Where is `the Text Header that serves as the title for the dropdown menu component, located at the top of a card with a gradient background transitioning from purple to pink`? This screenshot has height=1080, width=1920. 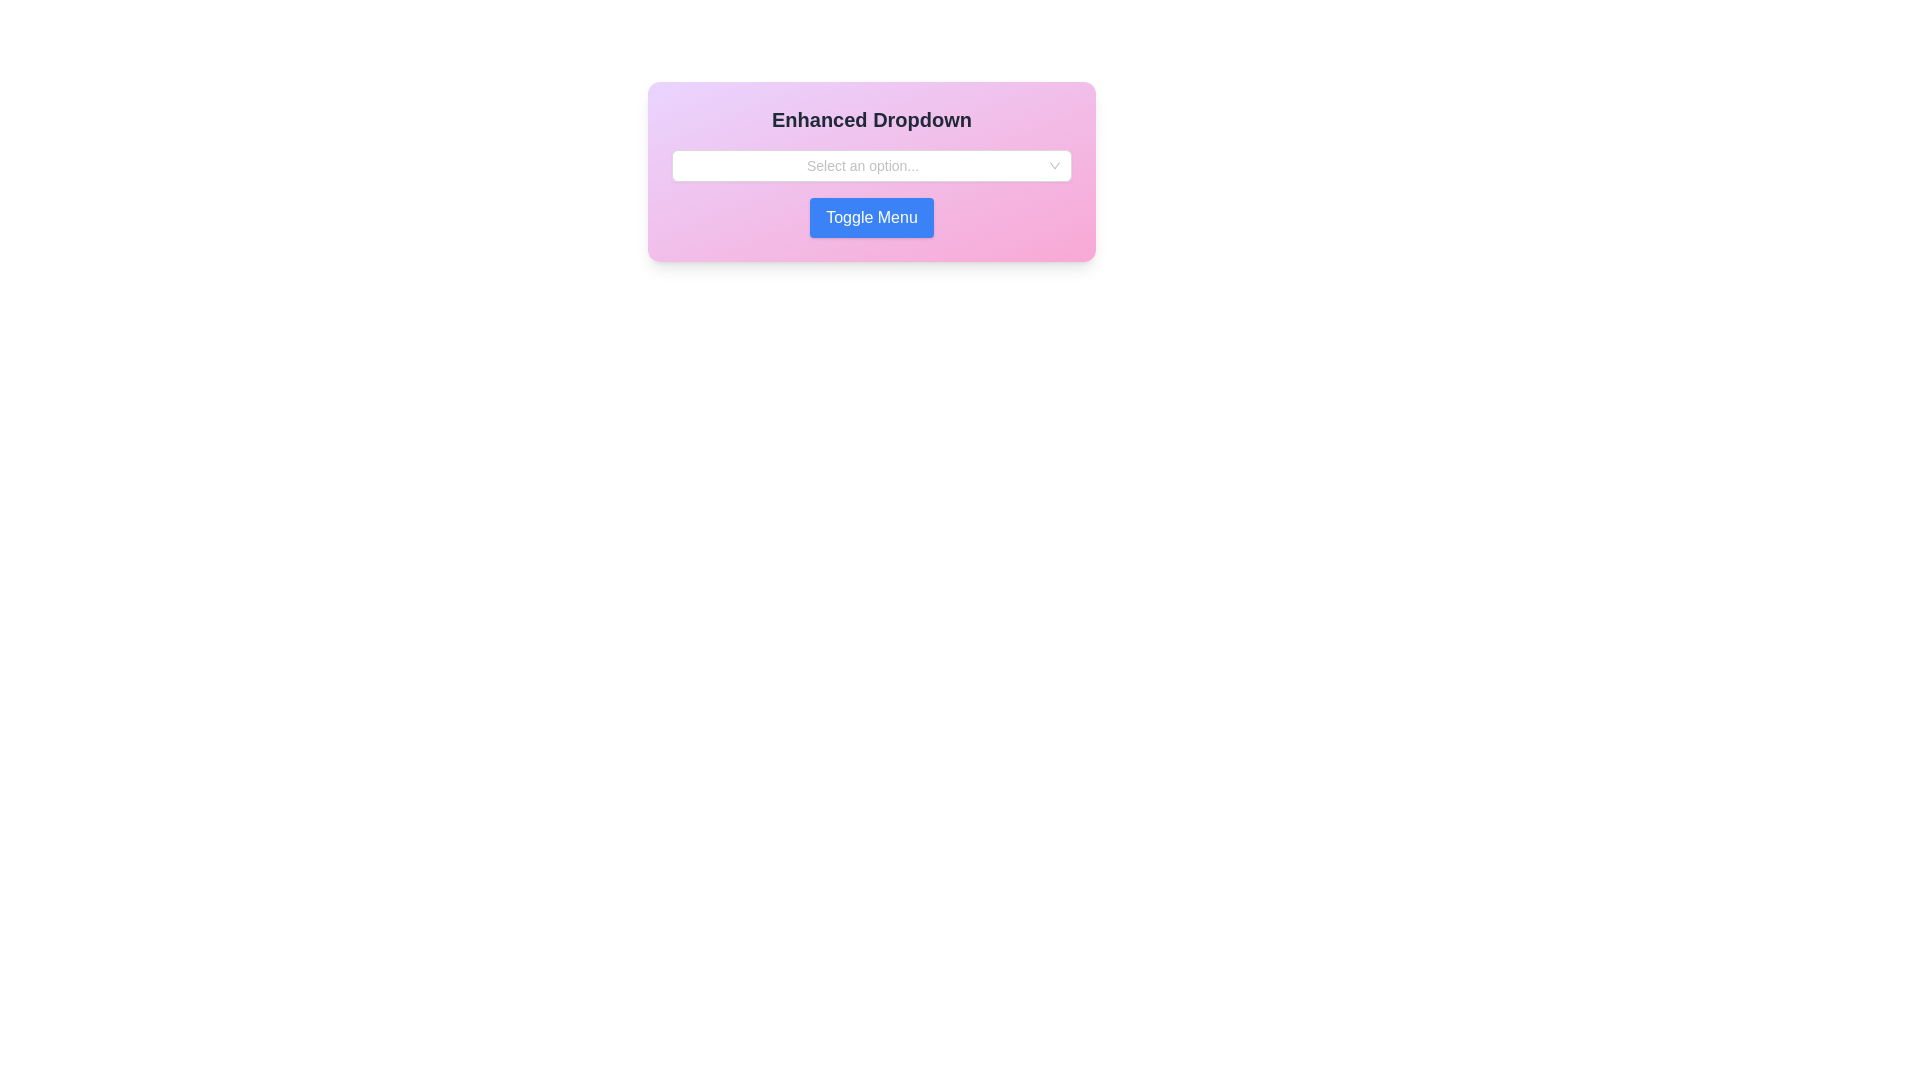 the Text Header that serves as the title for the dropdown menu component, located at the top of a card with a gradient background transitioning from purple to pink is located at coordinates (872, 119).